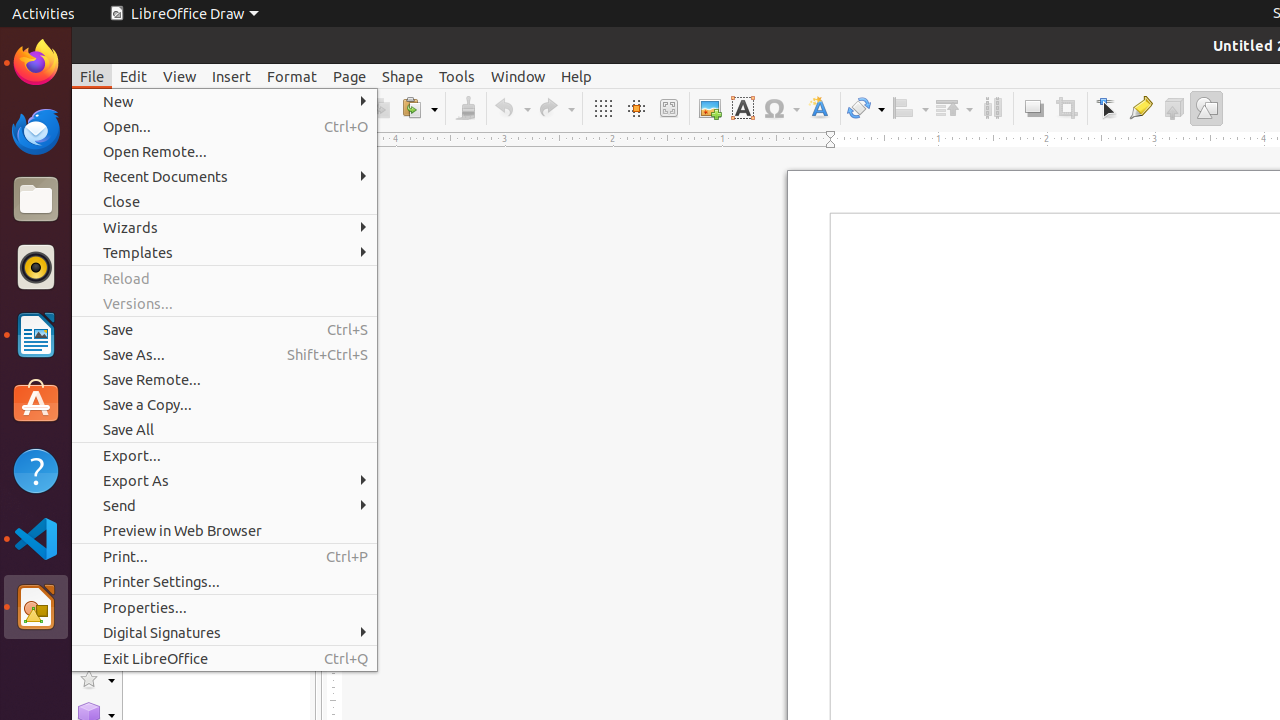  What do you see at coordinates (575, 75) in the screenshot?
I see `'Help'` at bounding box center [575, 75].